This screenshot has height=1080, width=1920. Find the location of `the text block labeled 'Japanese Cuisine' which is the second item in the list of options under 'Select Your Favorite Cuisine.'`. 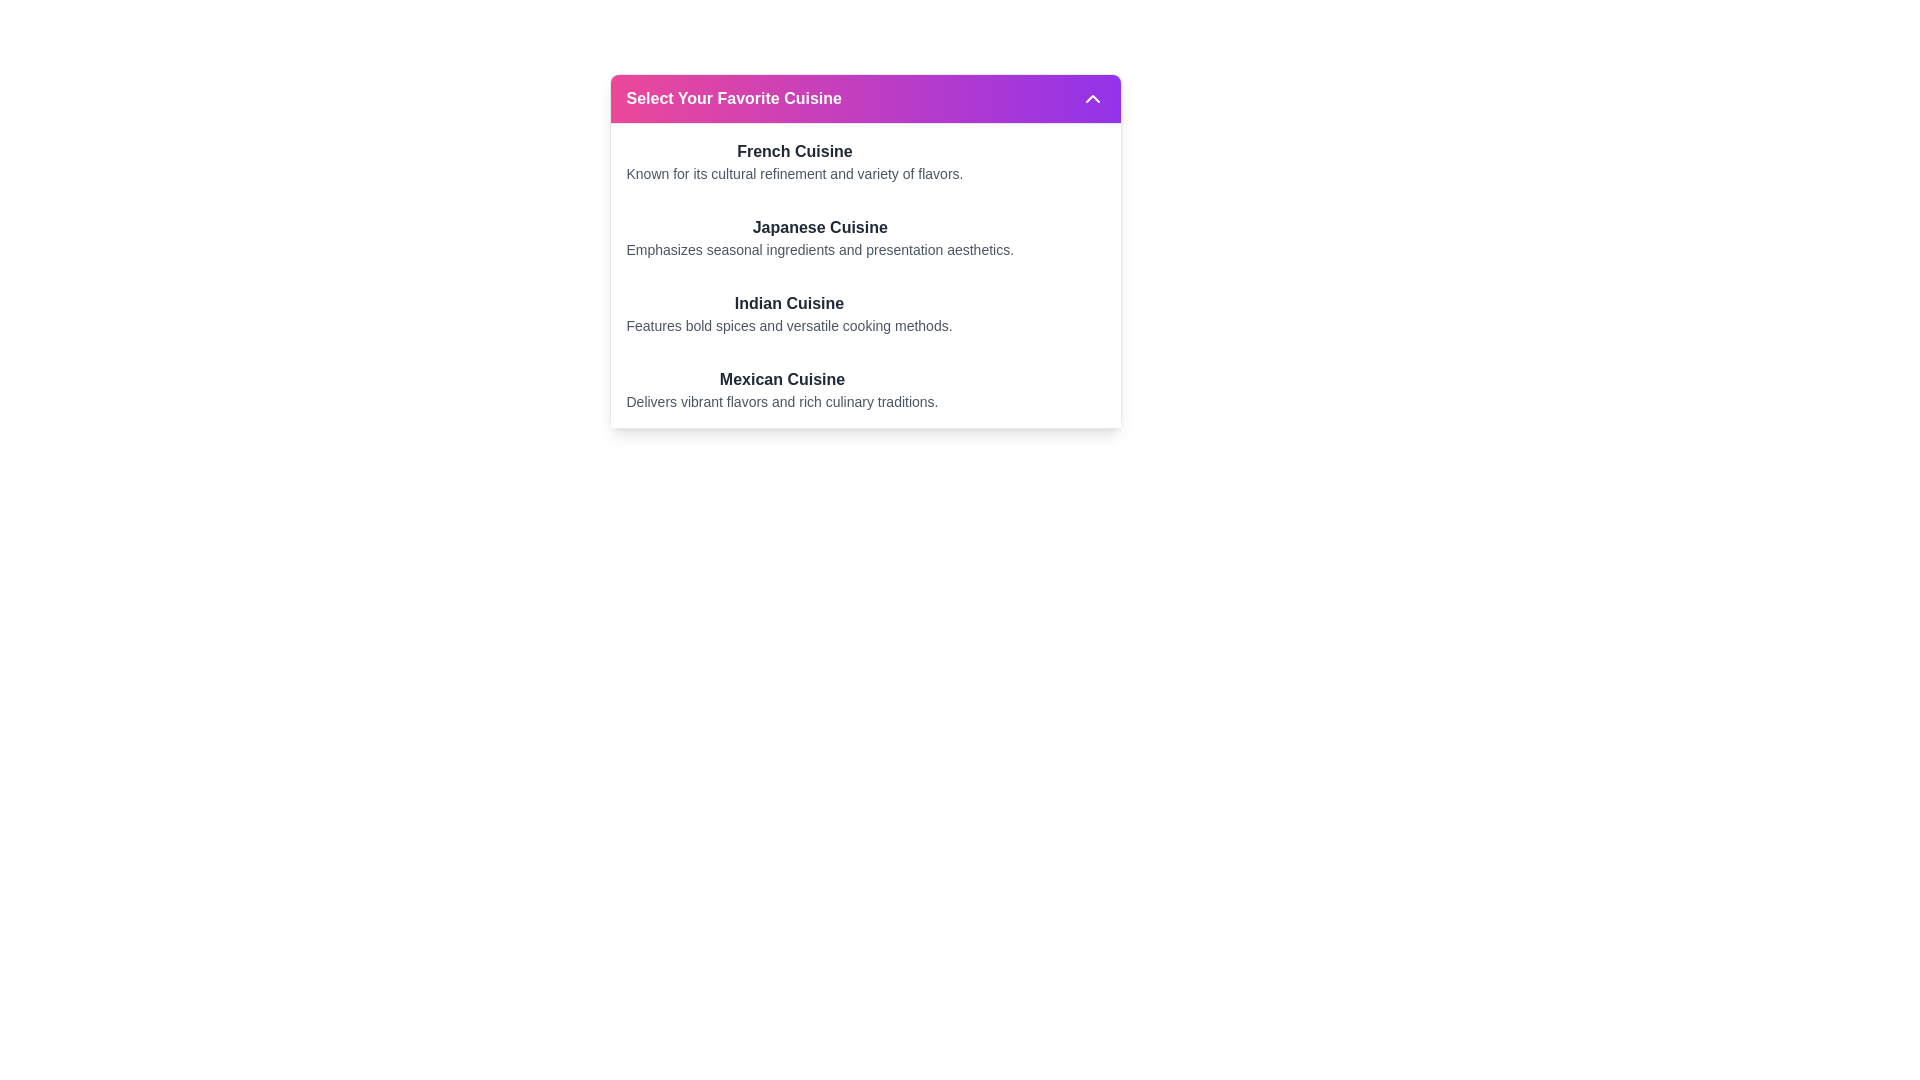

the text block labeled 'Japanese Cuisine' which is the second item in the list of options under 'Select Your Favorite Cuisine.' is located at coordinates (865, 237).